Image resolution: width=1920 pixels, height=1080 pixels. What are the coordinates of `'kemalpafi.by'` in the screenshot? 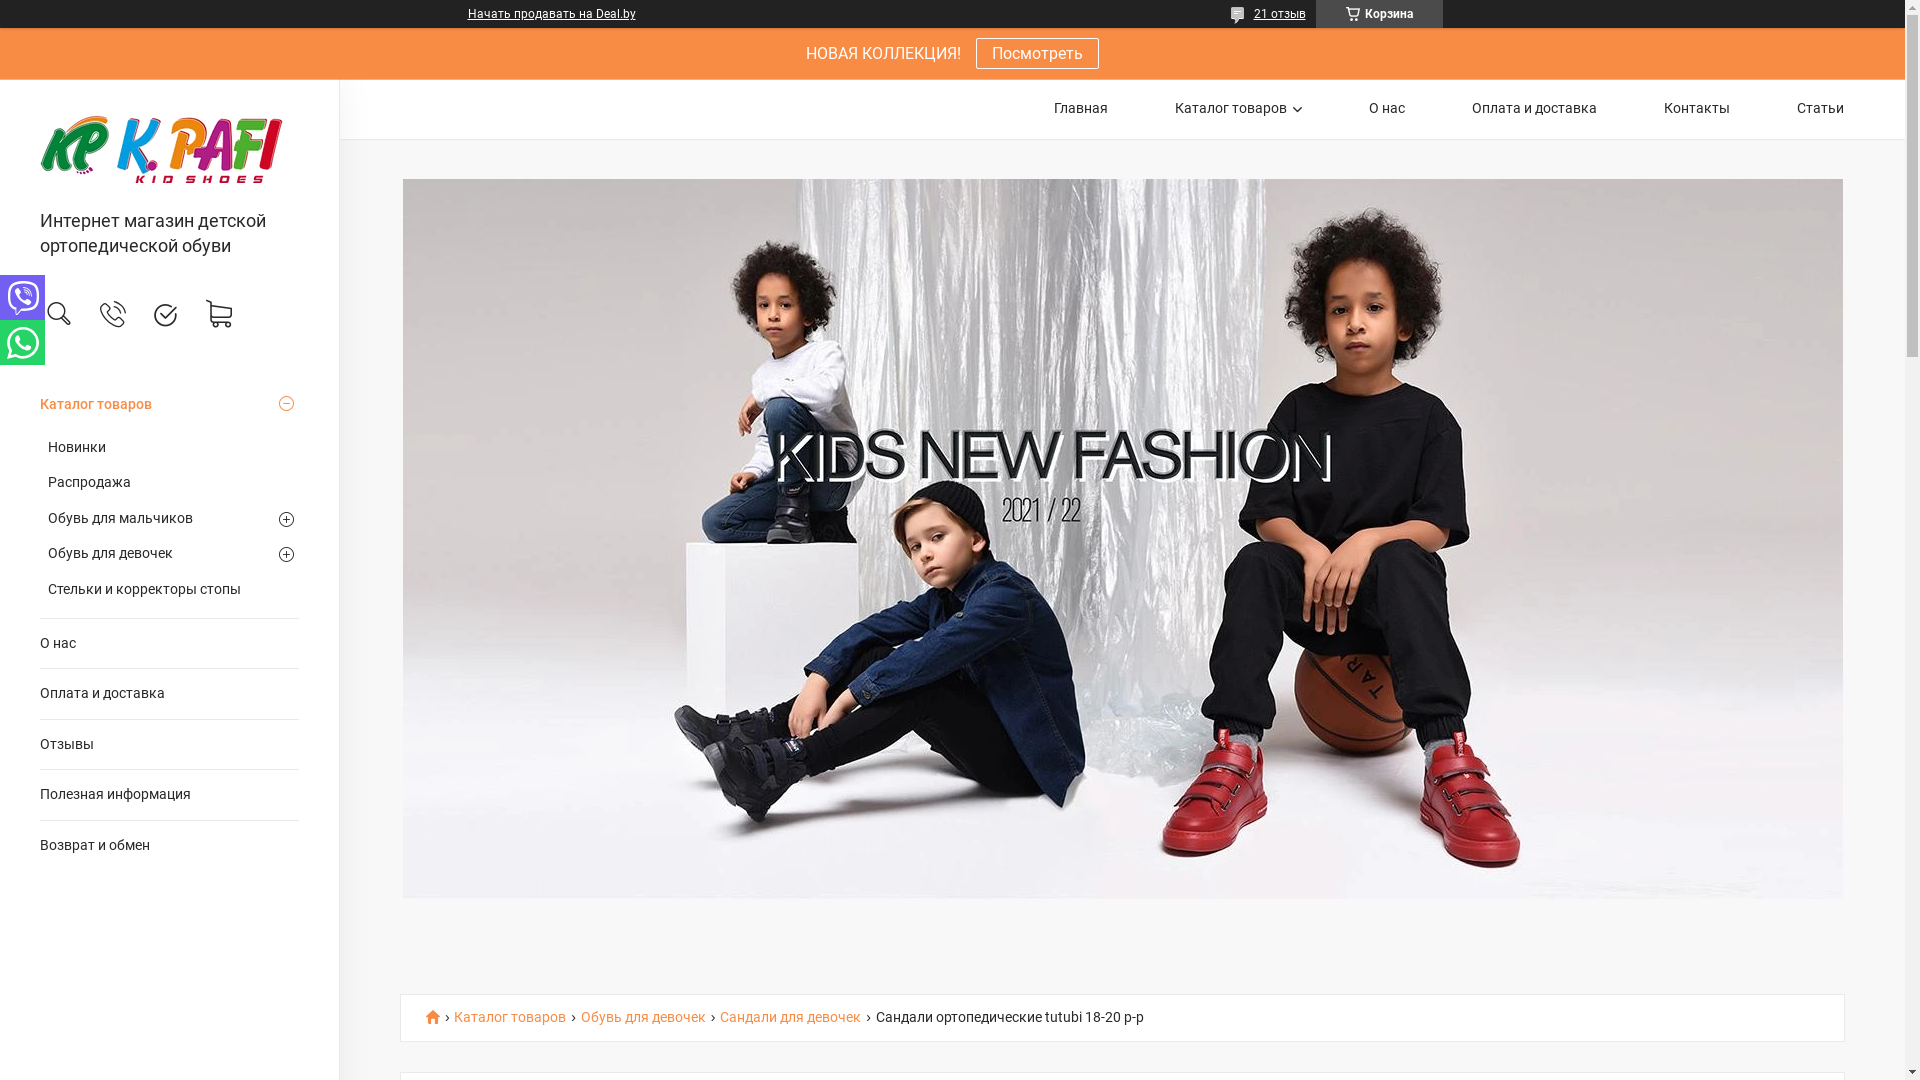 It's located at (169, 145).